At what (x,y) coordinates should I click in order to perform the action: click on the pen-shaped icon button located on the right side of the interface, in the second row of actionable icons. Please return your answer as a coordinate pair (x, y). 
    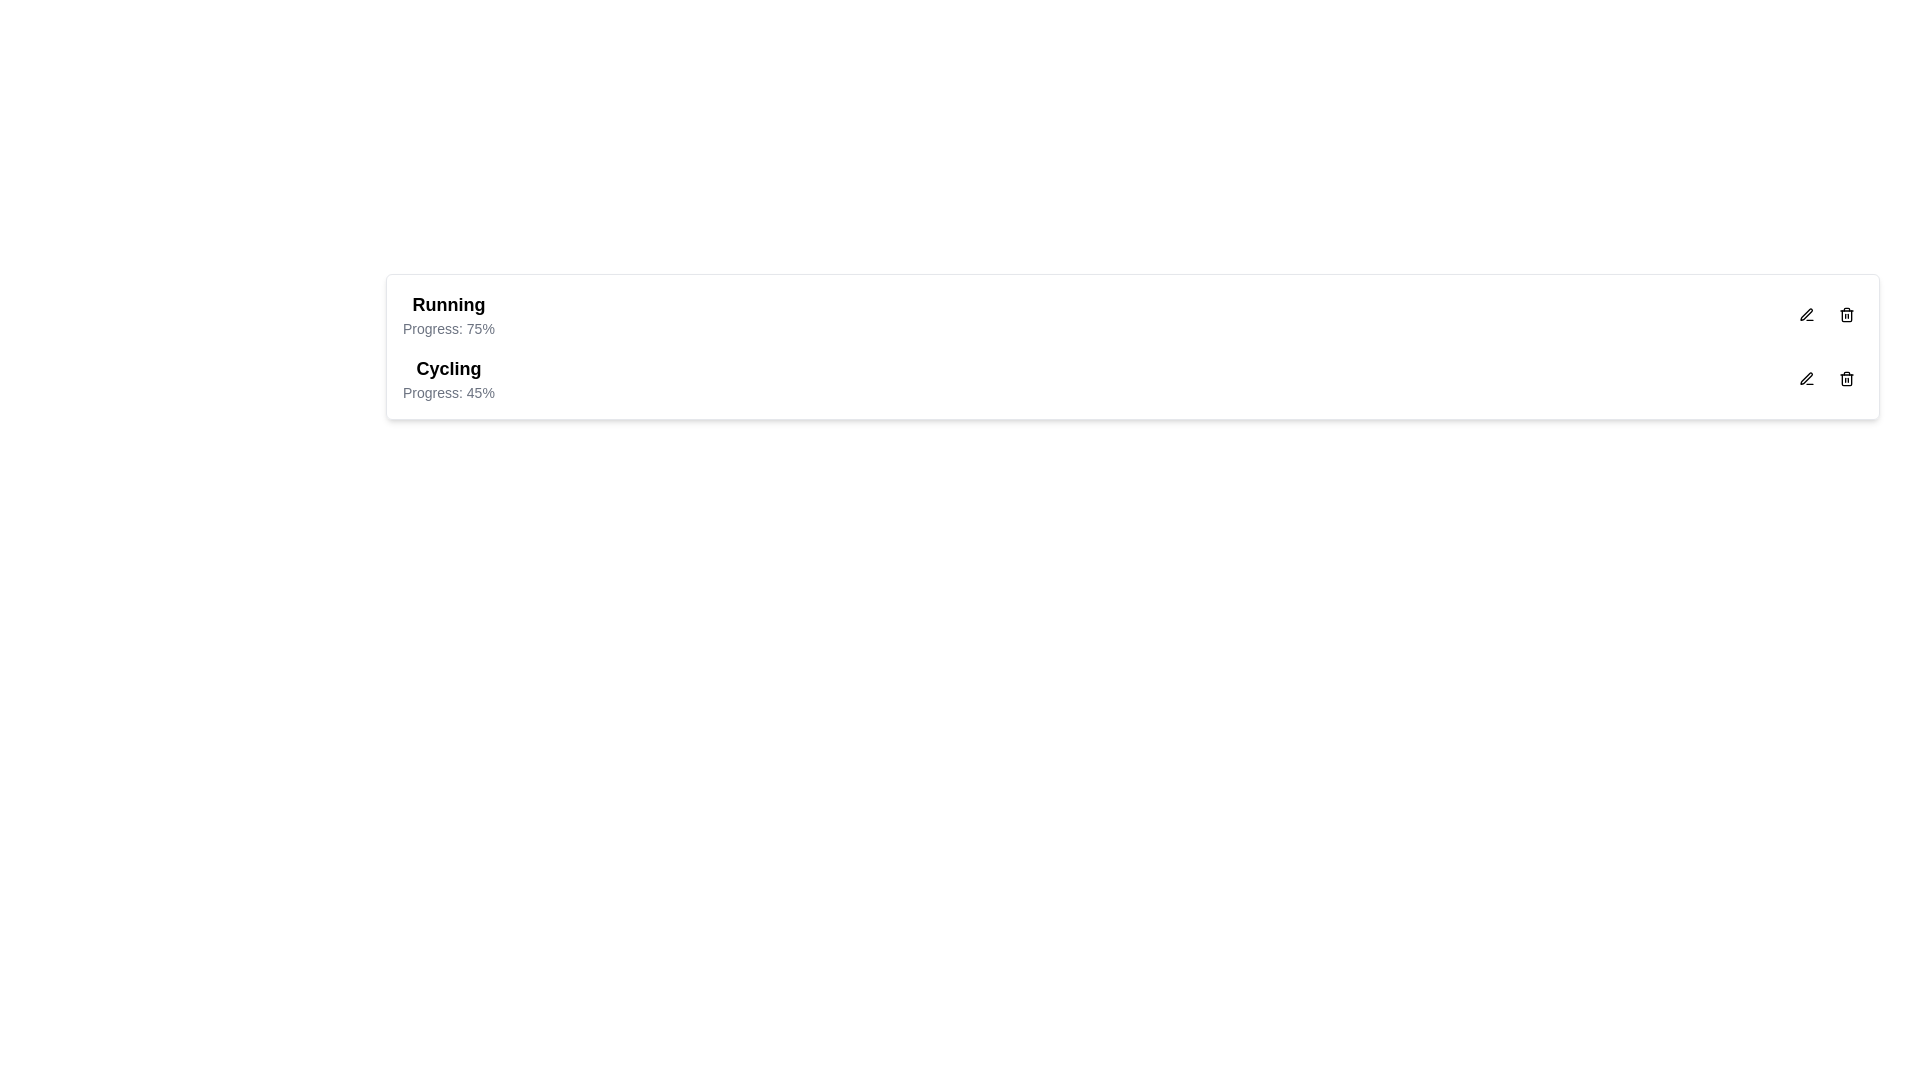
    Looking at the image, I should click on (1806, 315).